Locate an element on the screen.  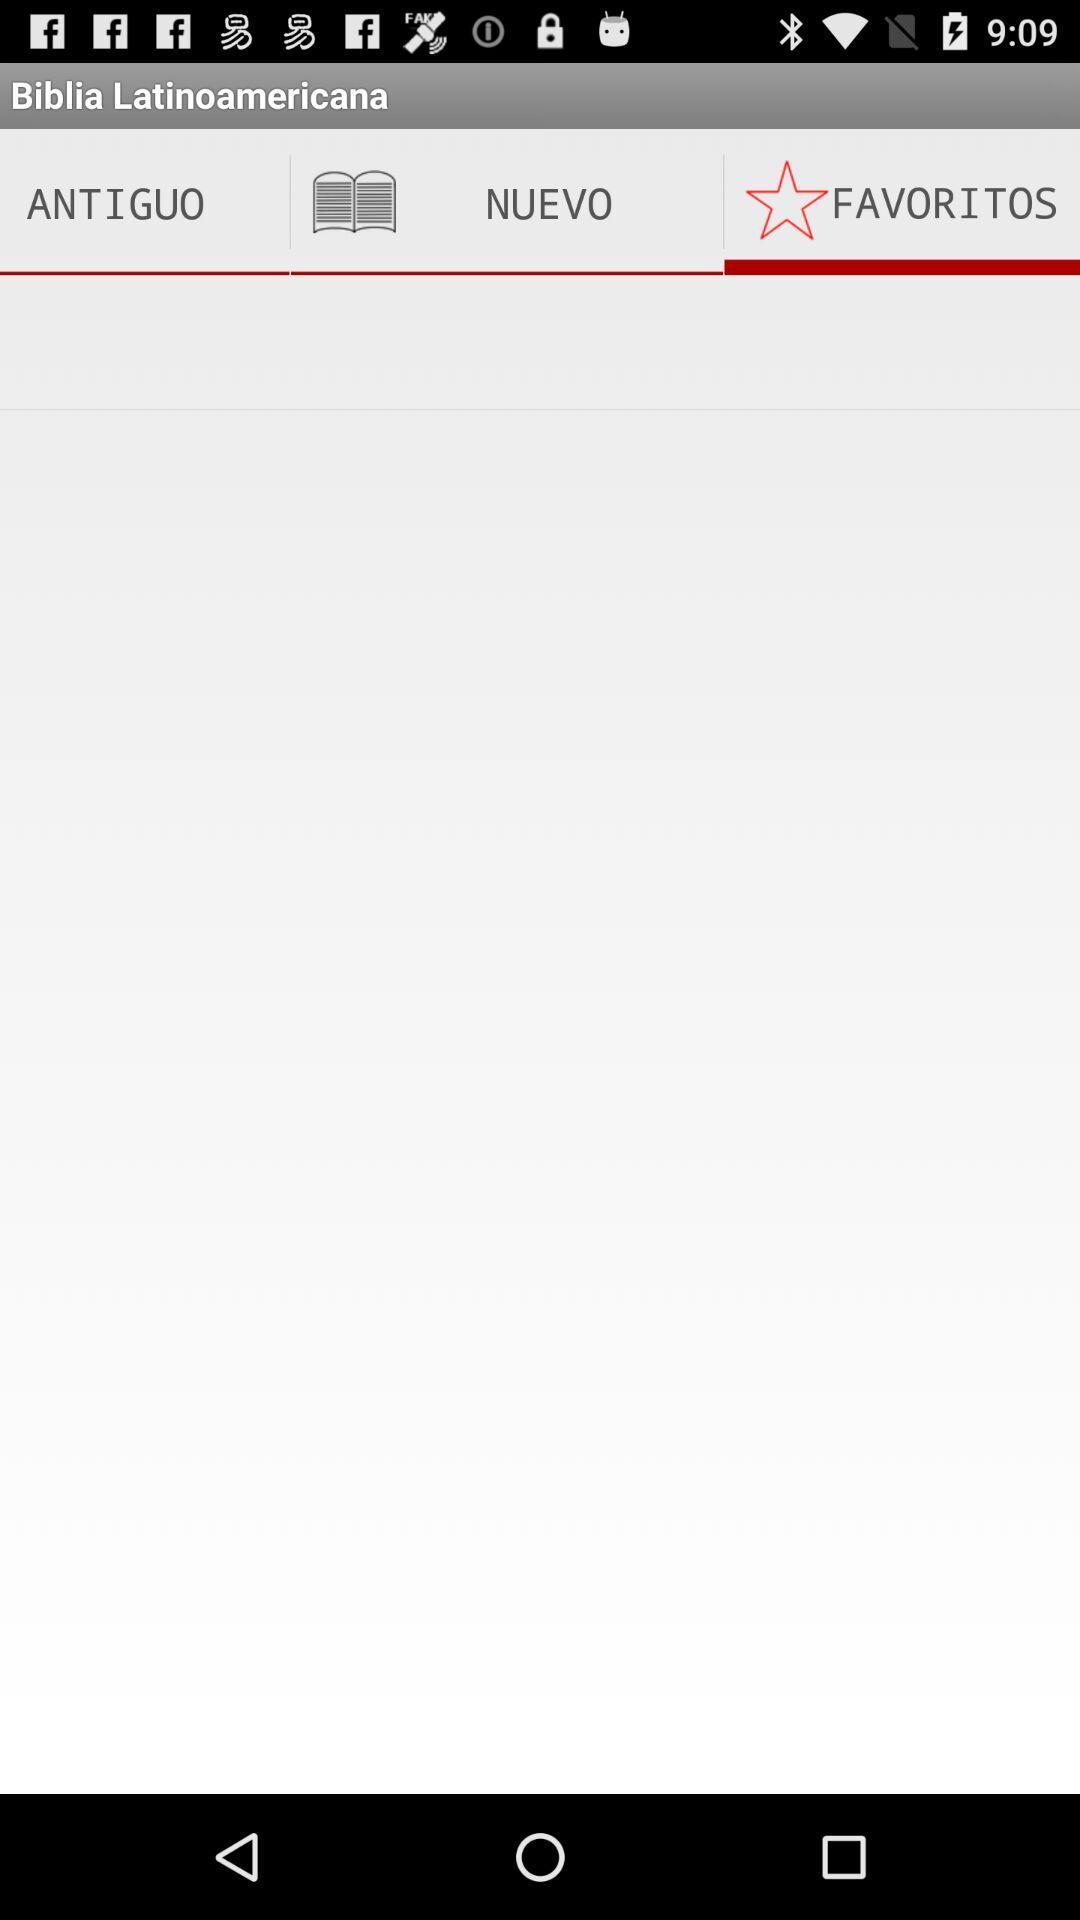
the item below the antiguo testamento item is located at coordinates (540, 341).